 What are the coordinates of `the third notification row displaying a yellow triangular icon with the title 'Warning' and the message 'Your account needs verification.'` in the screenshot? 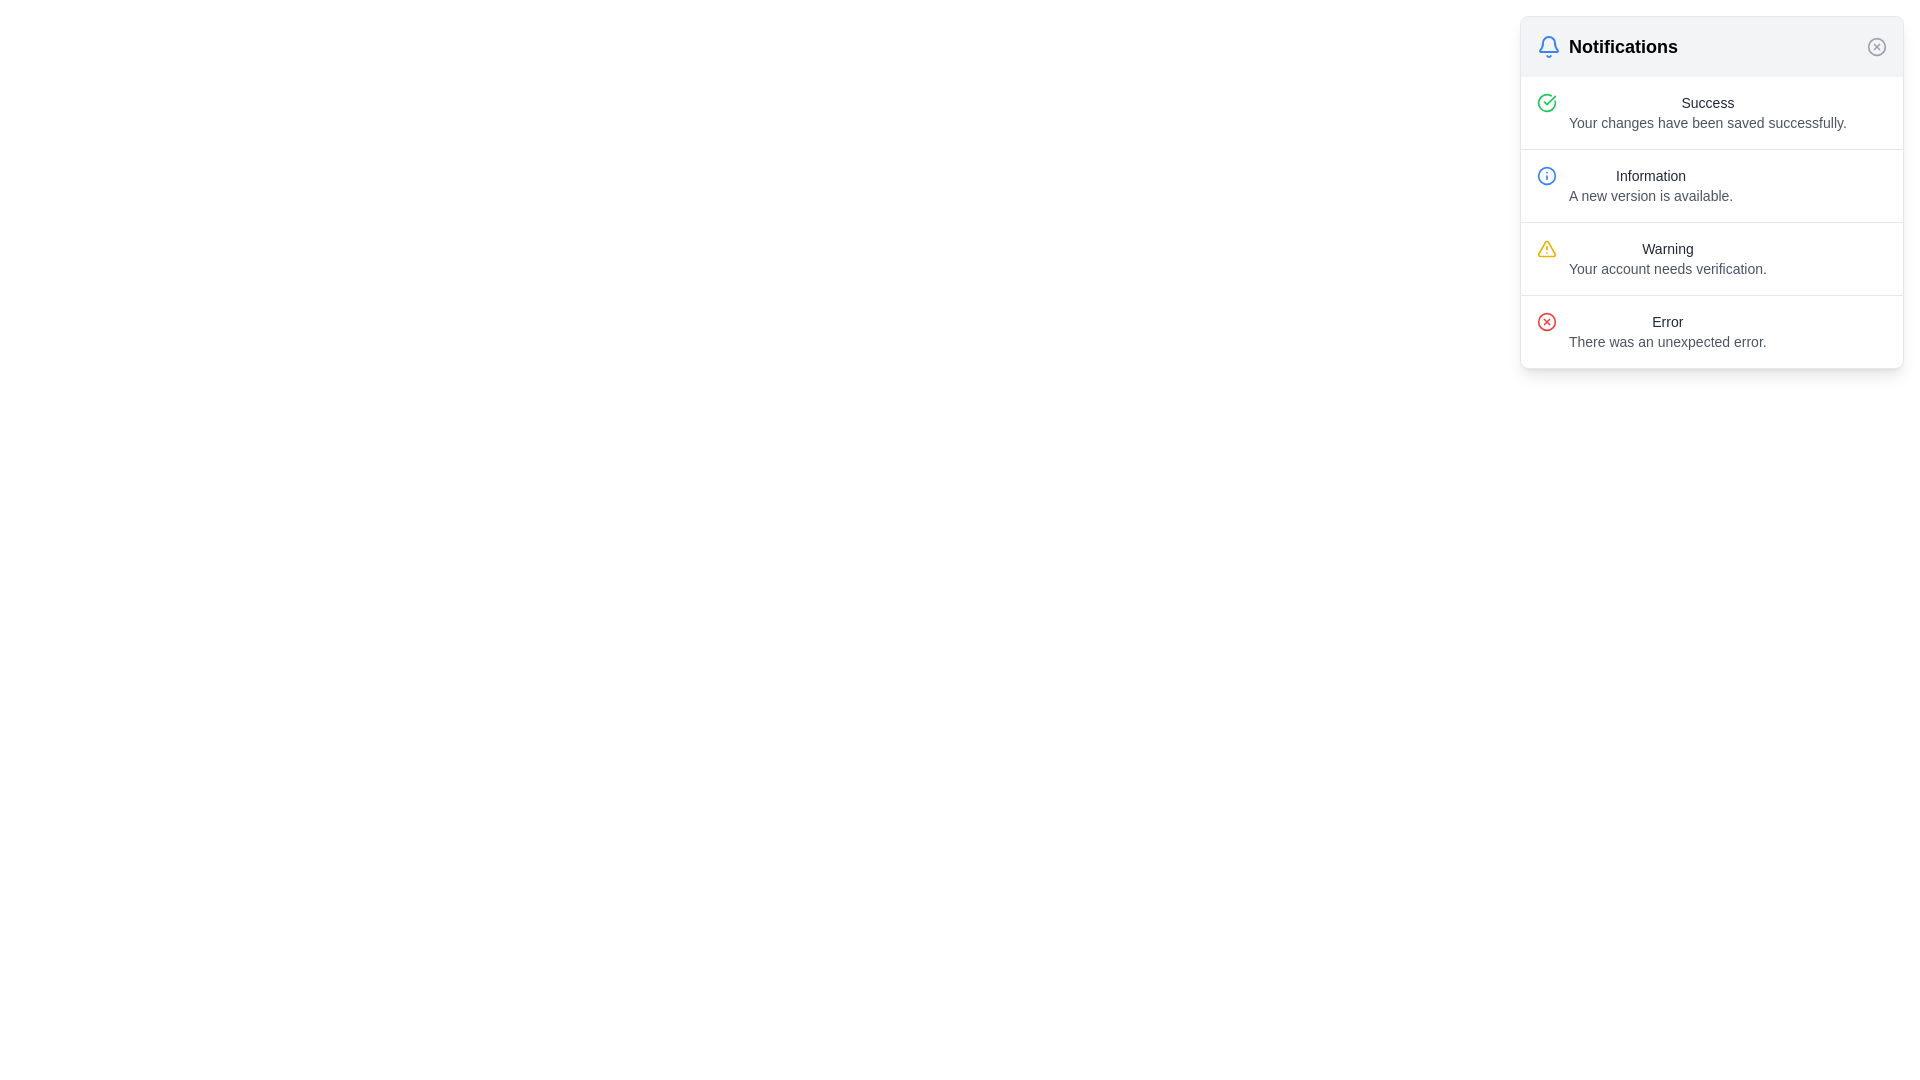 It's located at (1711, 257).